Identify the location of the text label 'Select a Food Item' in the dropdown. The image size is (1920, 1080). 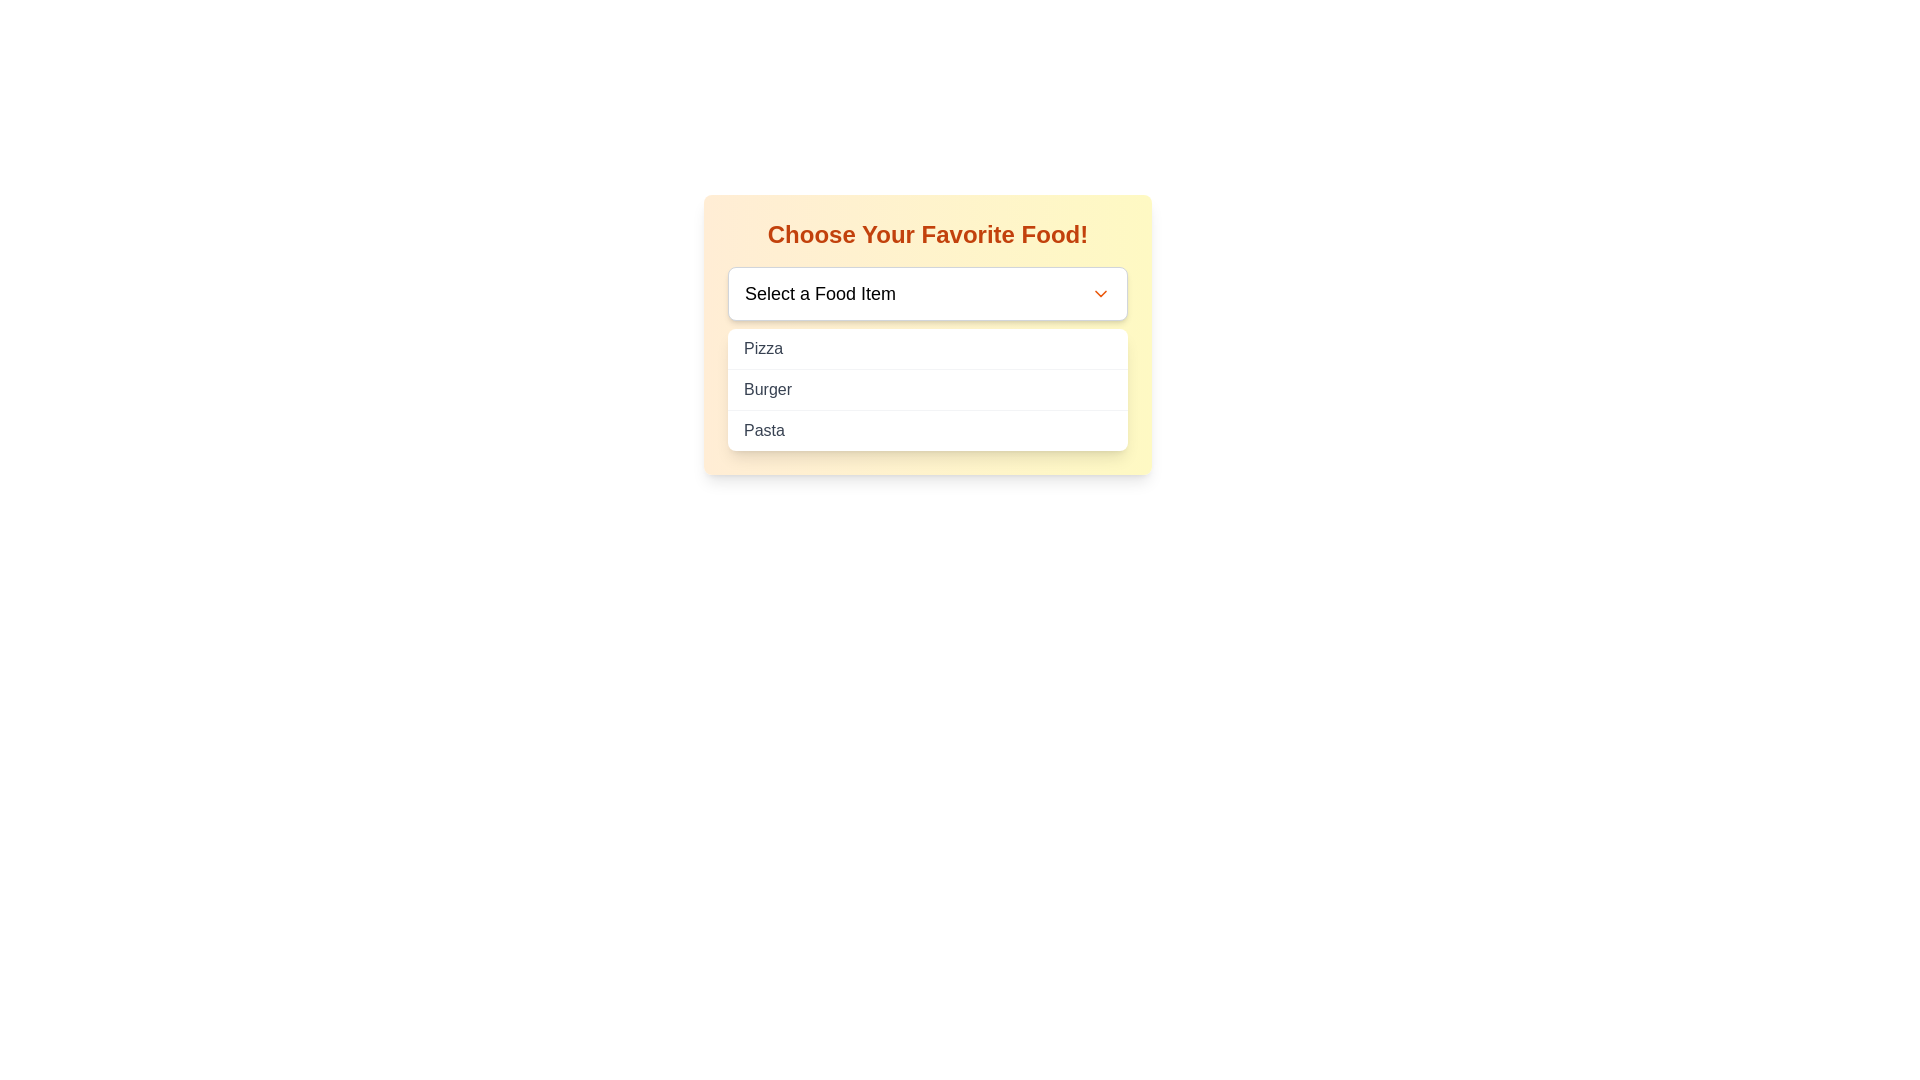
(820, 293).